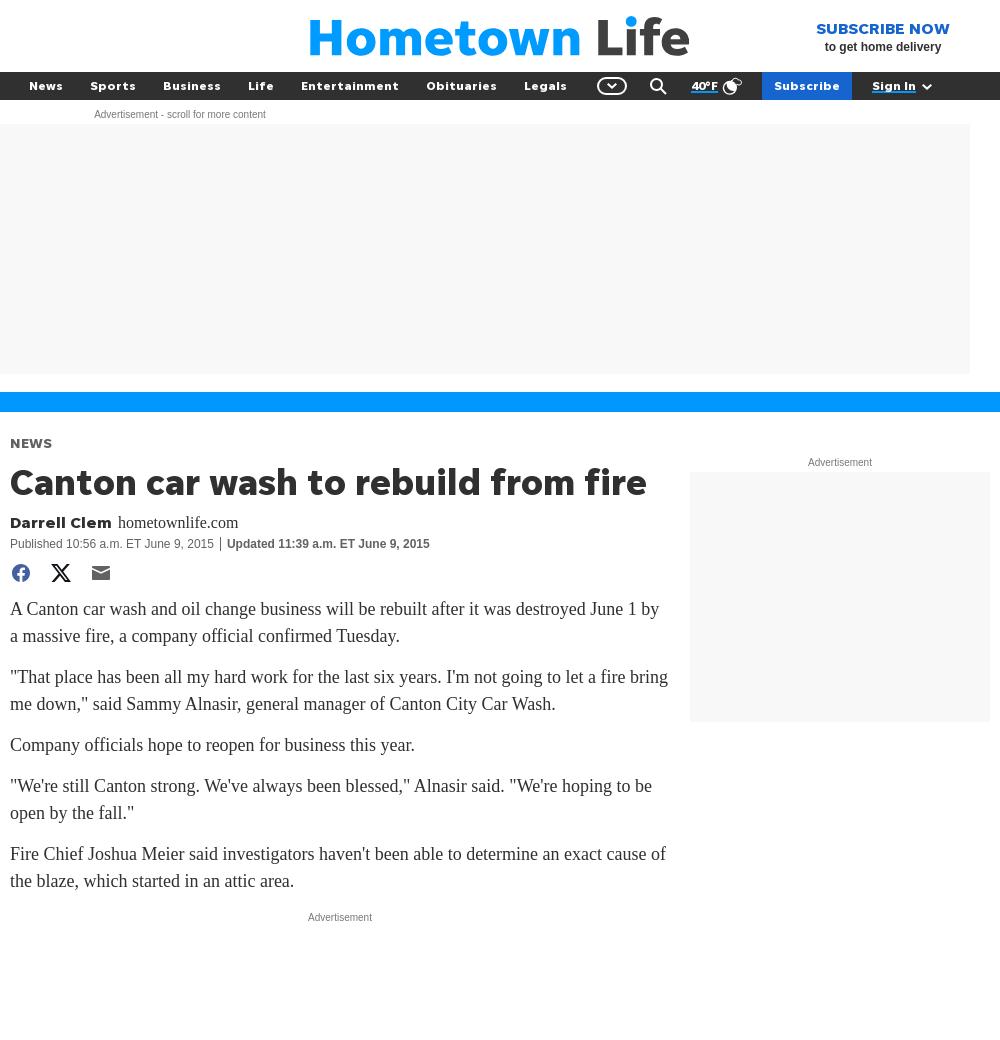 This screenshot has height=1040, width=1000. What do you see at coordinates (211, 744) in the screenshot?
I see `'Company officials hope to reopen for business this year.'` at bounding box center [211, 744].